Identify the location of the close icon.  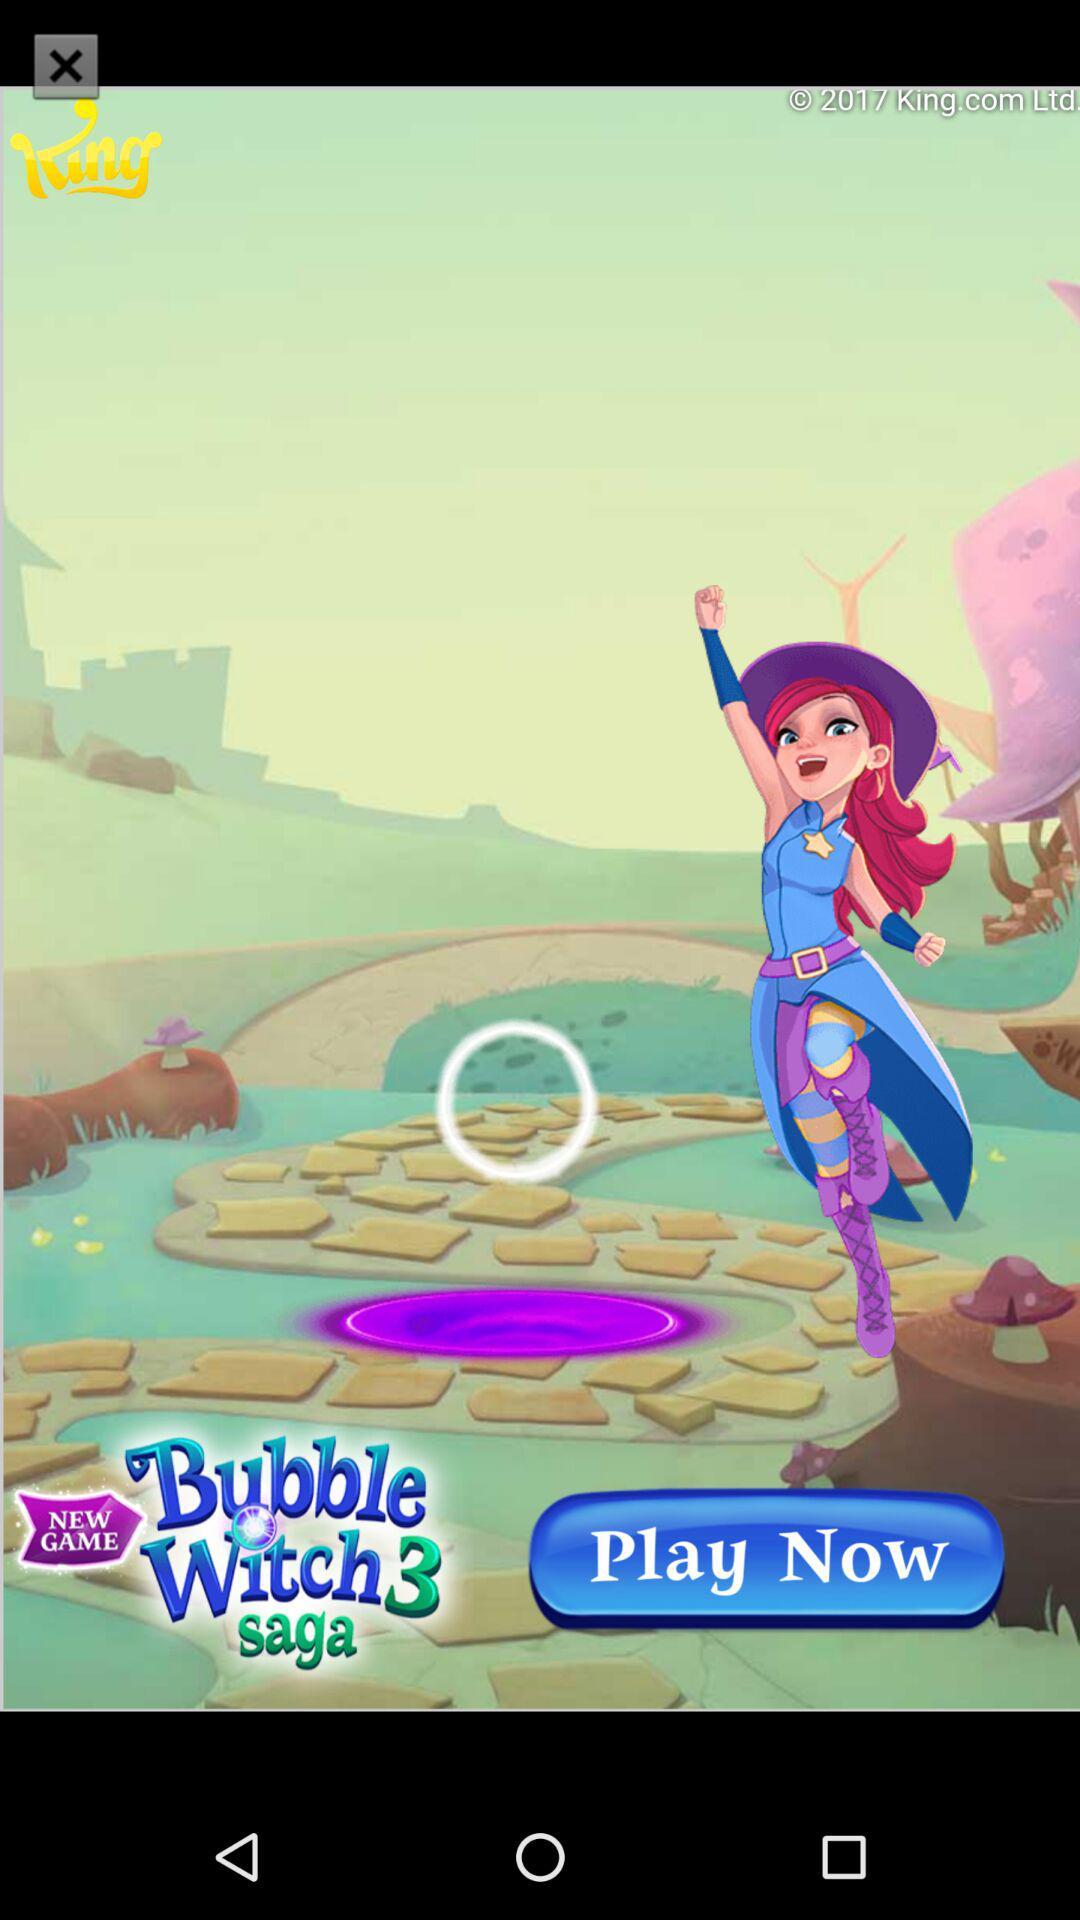
(64, 65).